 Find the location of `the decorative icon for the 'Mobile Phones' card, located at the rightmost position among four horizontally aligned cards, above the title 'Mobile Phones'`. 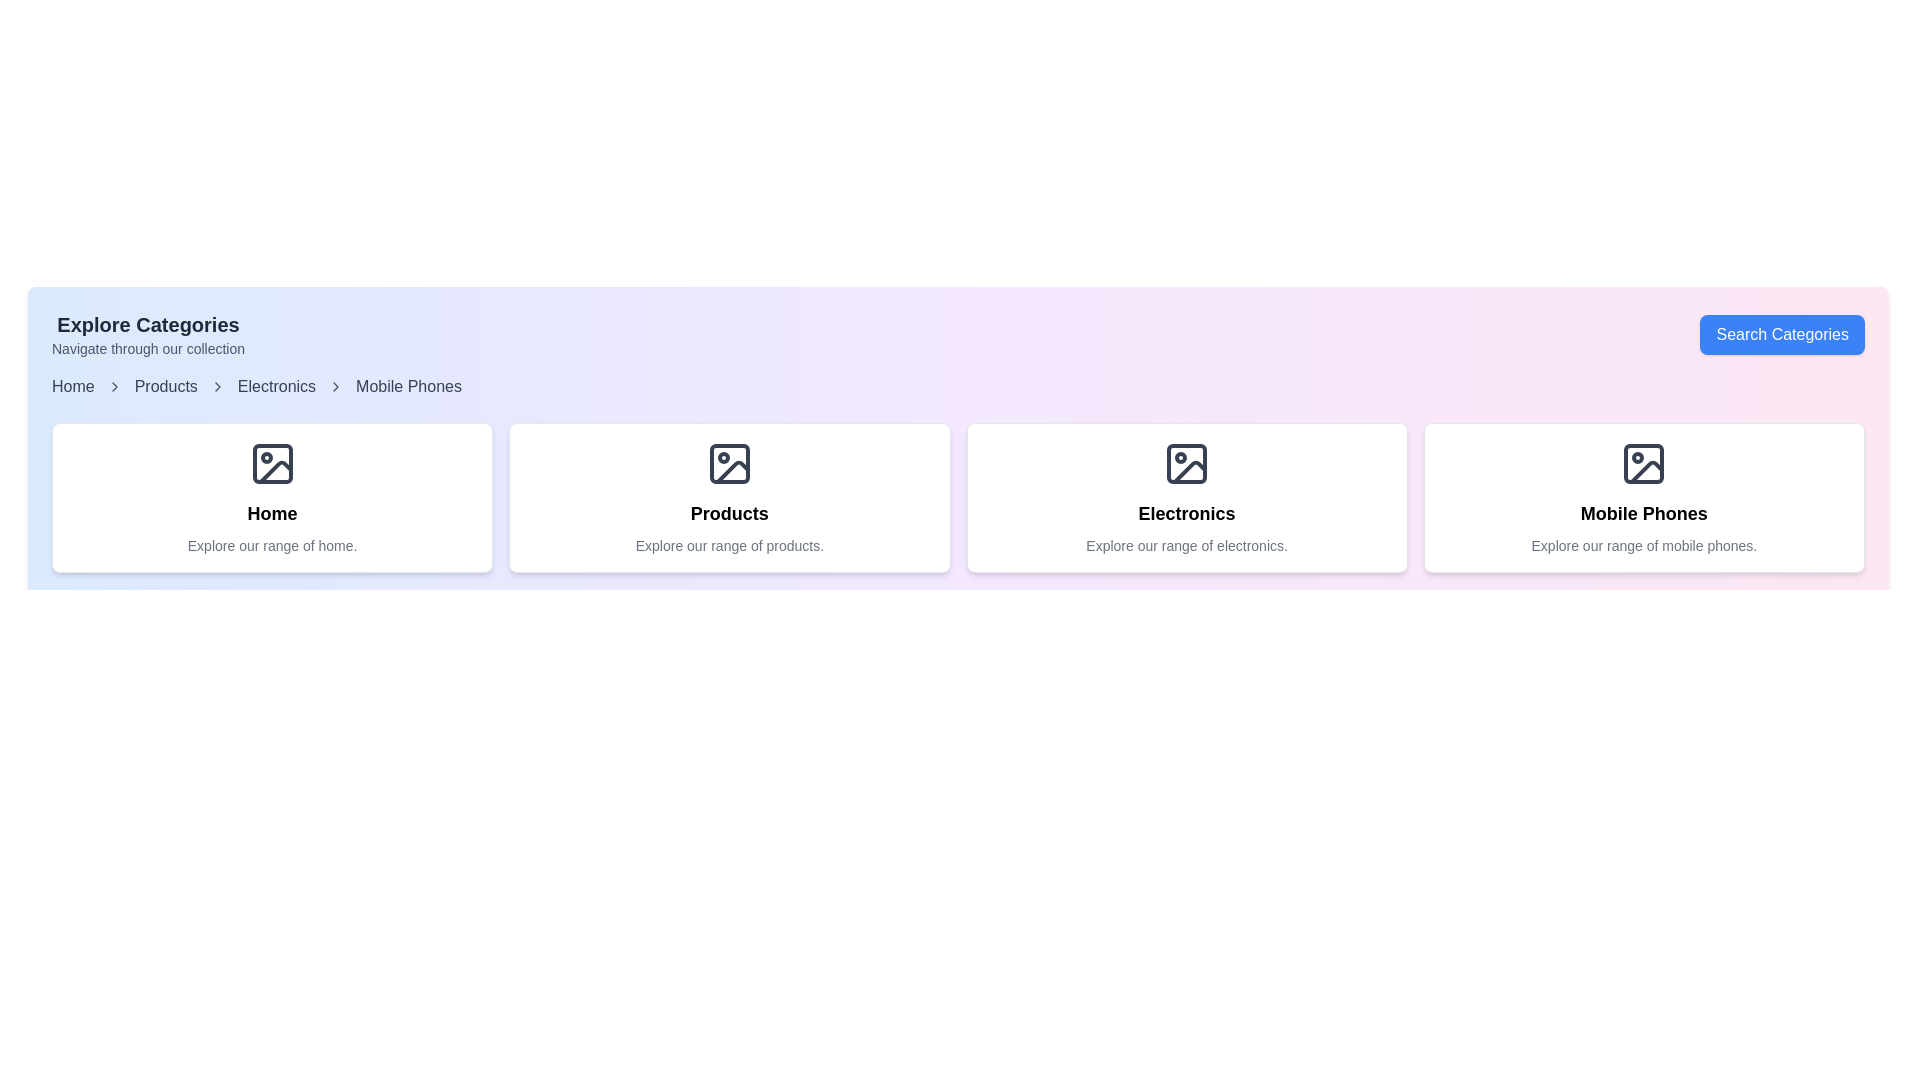

the decorative icon for the 'Mobile Phones' card, located at the rightmost position among four horizontally aligned cards, above the title 'Mobile Phones' is located at coordinates (1644, 463).